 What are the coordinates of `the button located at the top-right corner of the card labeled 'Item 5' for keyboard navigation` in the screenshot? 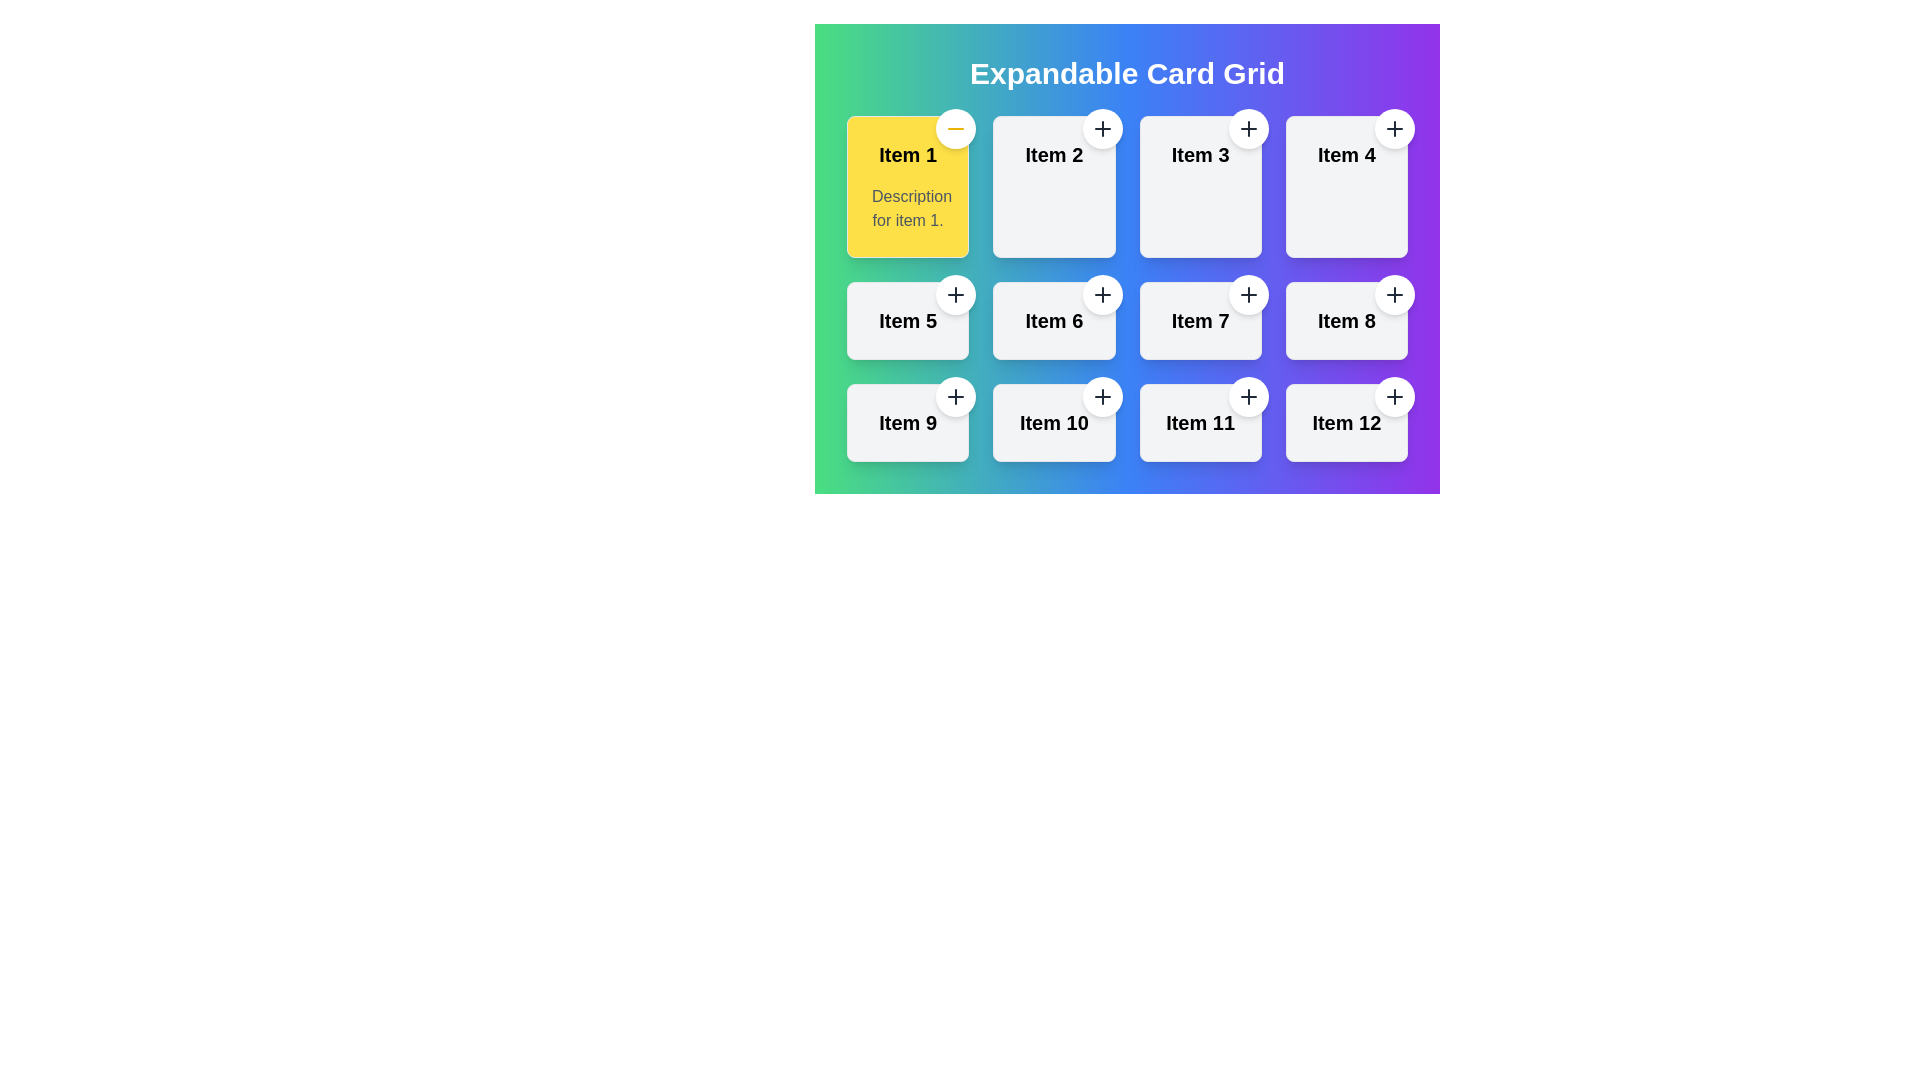 It's located at (955, 294).